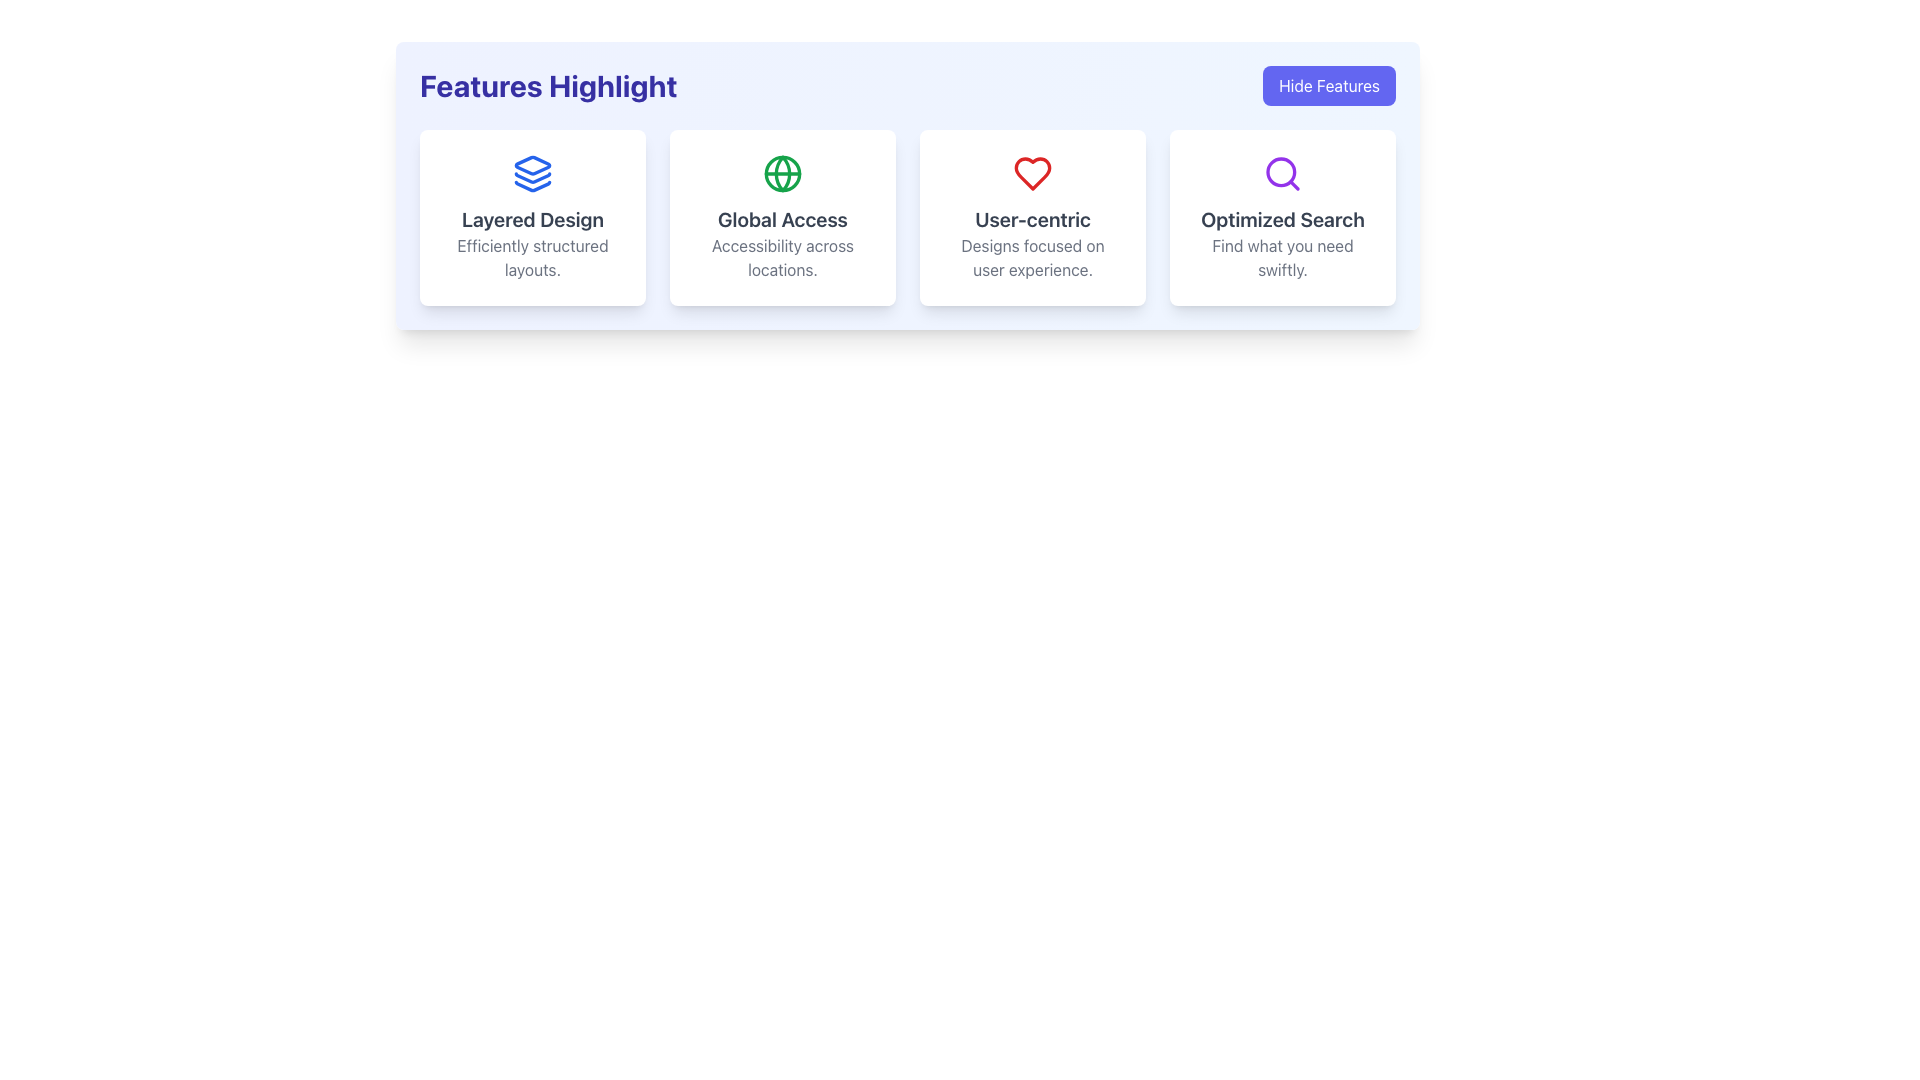 The width and height of the screenshot is (1920, 1080). What do you see at coordinates (532, 257) in the screenshot?
I see `the text in the Text Display element located below the 'Layered Design' title by dragging the mouse cursor across it` at bounding box center [532, 257].